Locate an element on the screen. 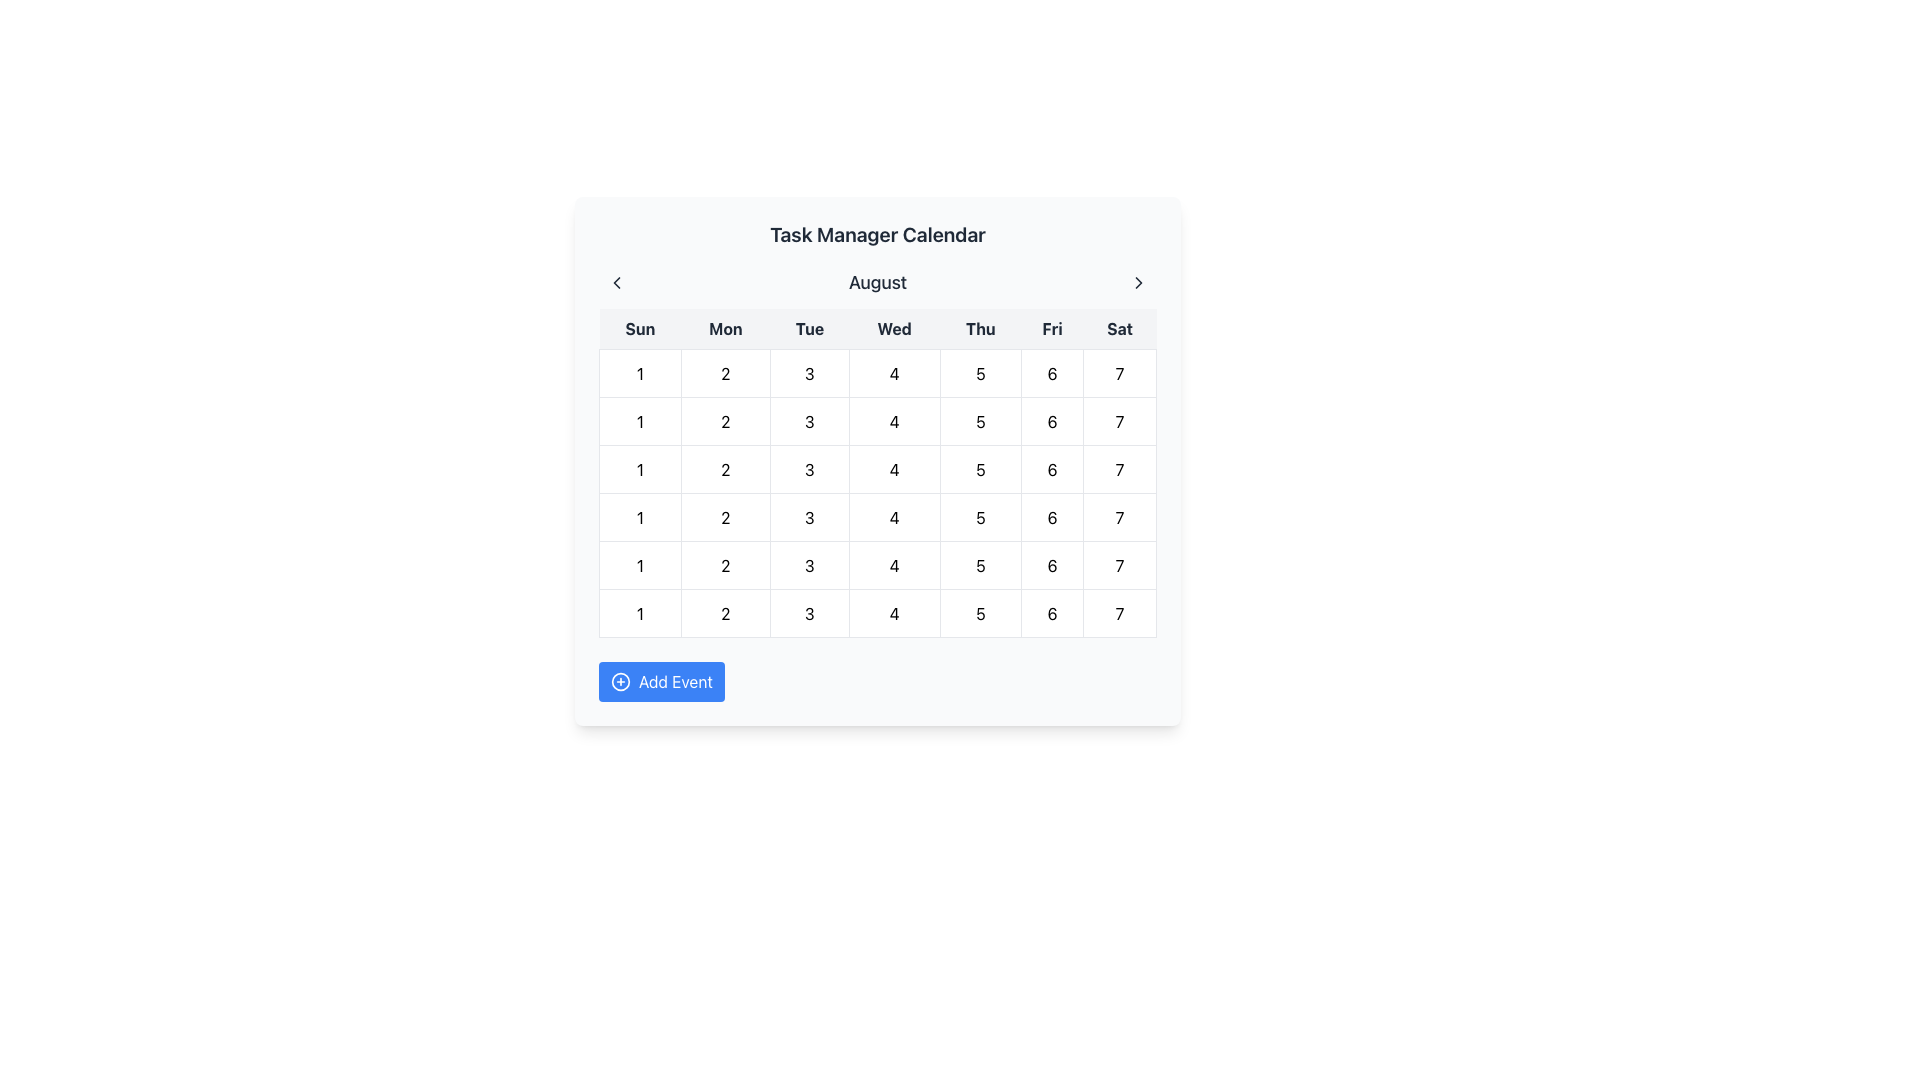  the grid cell containing the digit '6' in the first row and fifth column of the calendar grid is located at coordinates (1051, 373).